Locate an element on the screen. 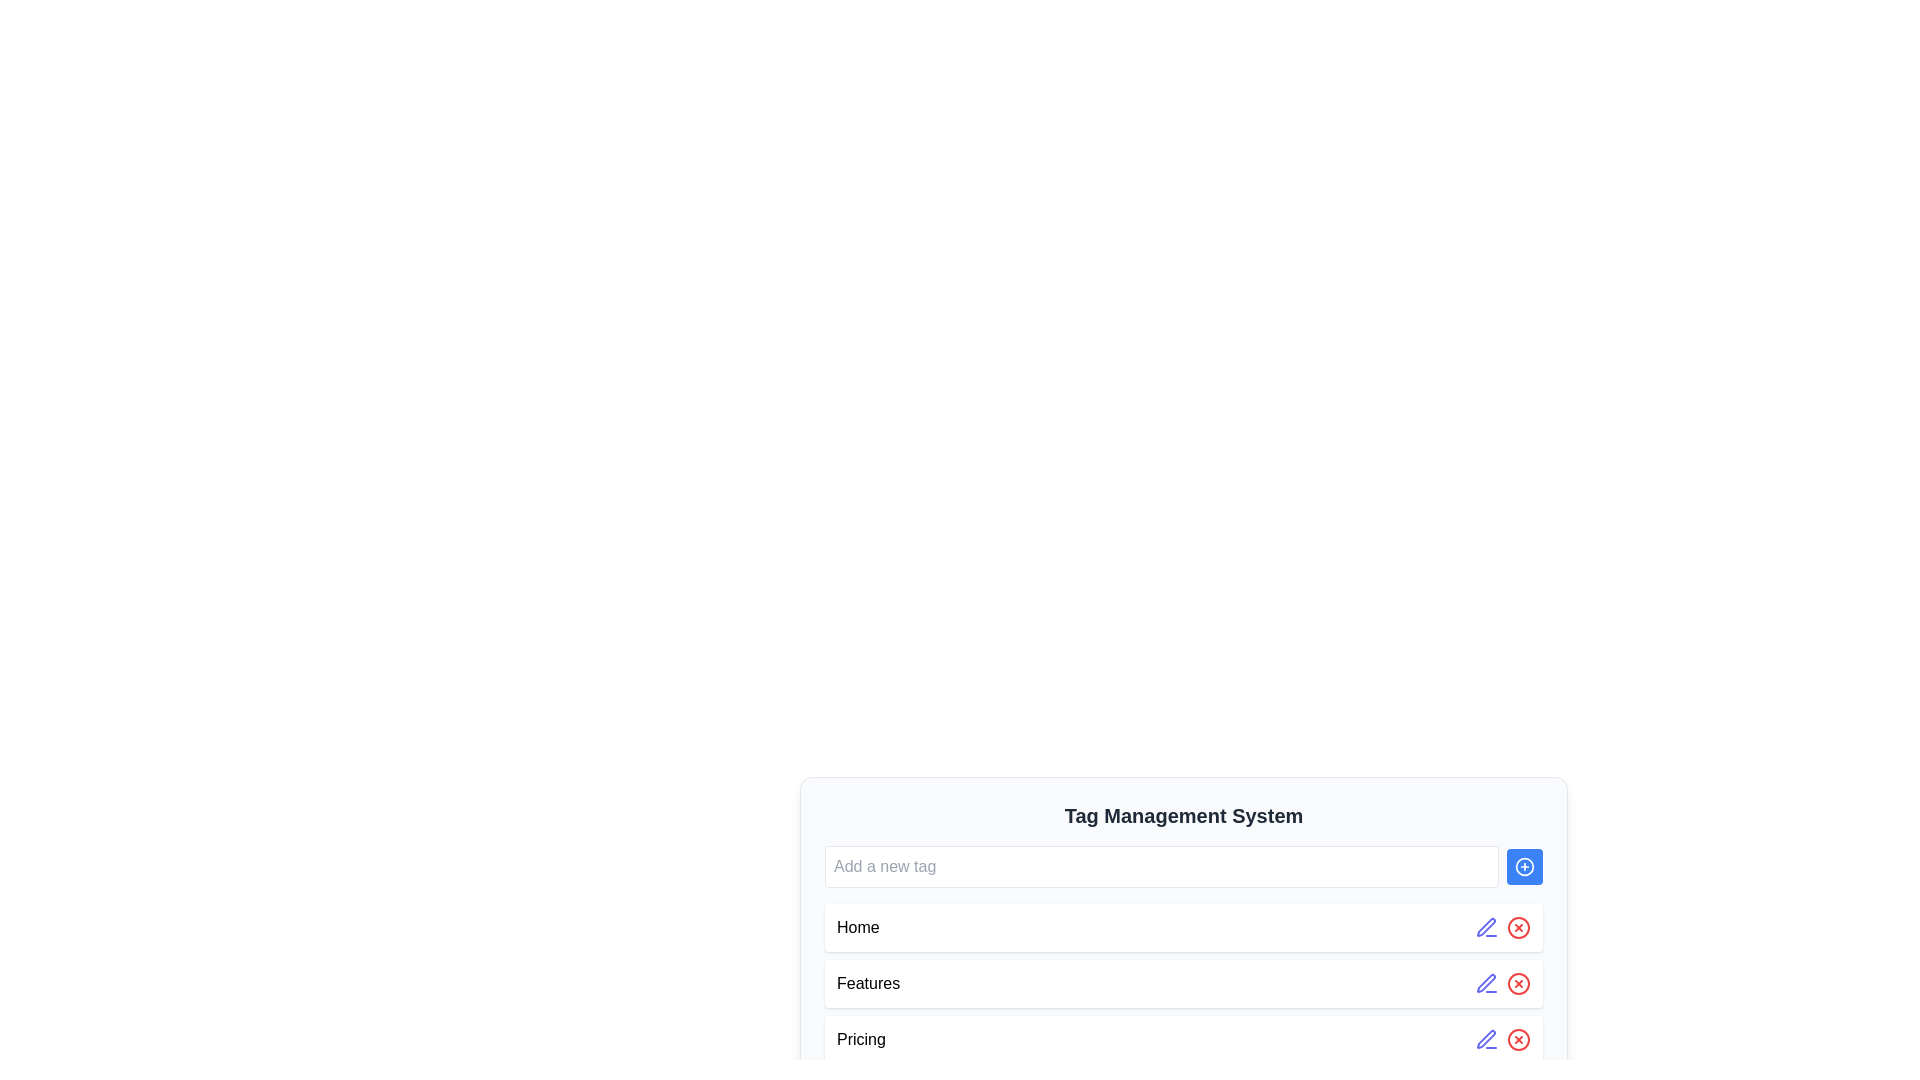 The width and height of the screenshot is (1920, 1080). the second item in the vertical list under 'Tag Management System' is located at coordinates (1184, 982).